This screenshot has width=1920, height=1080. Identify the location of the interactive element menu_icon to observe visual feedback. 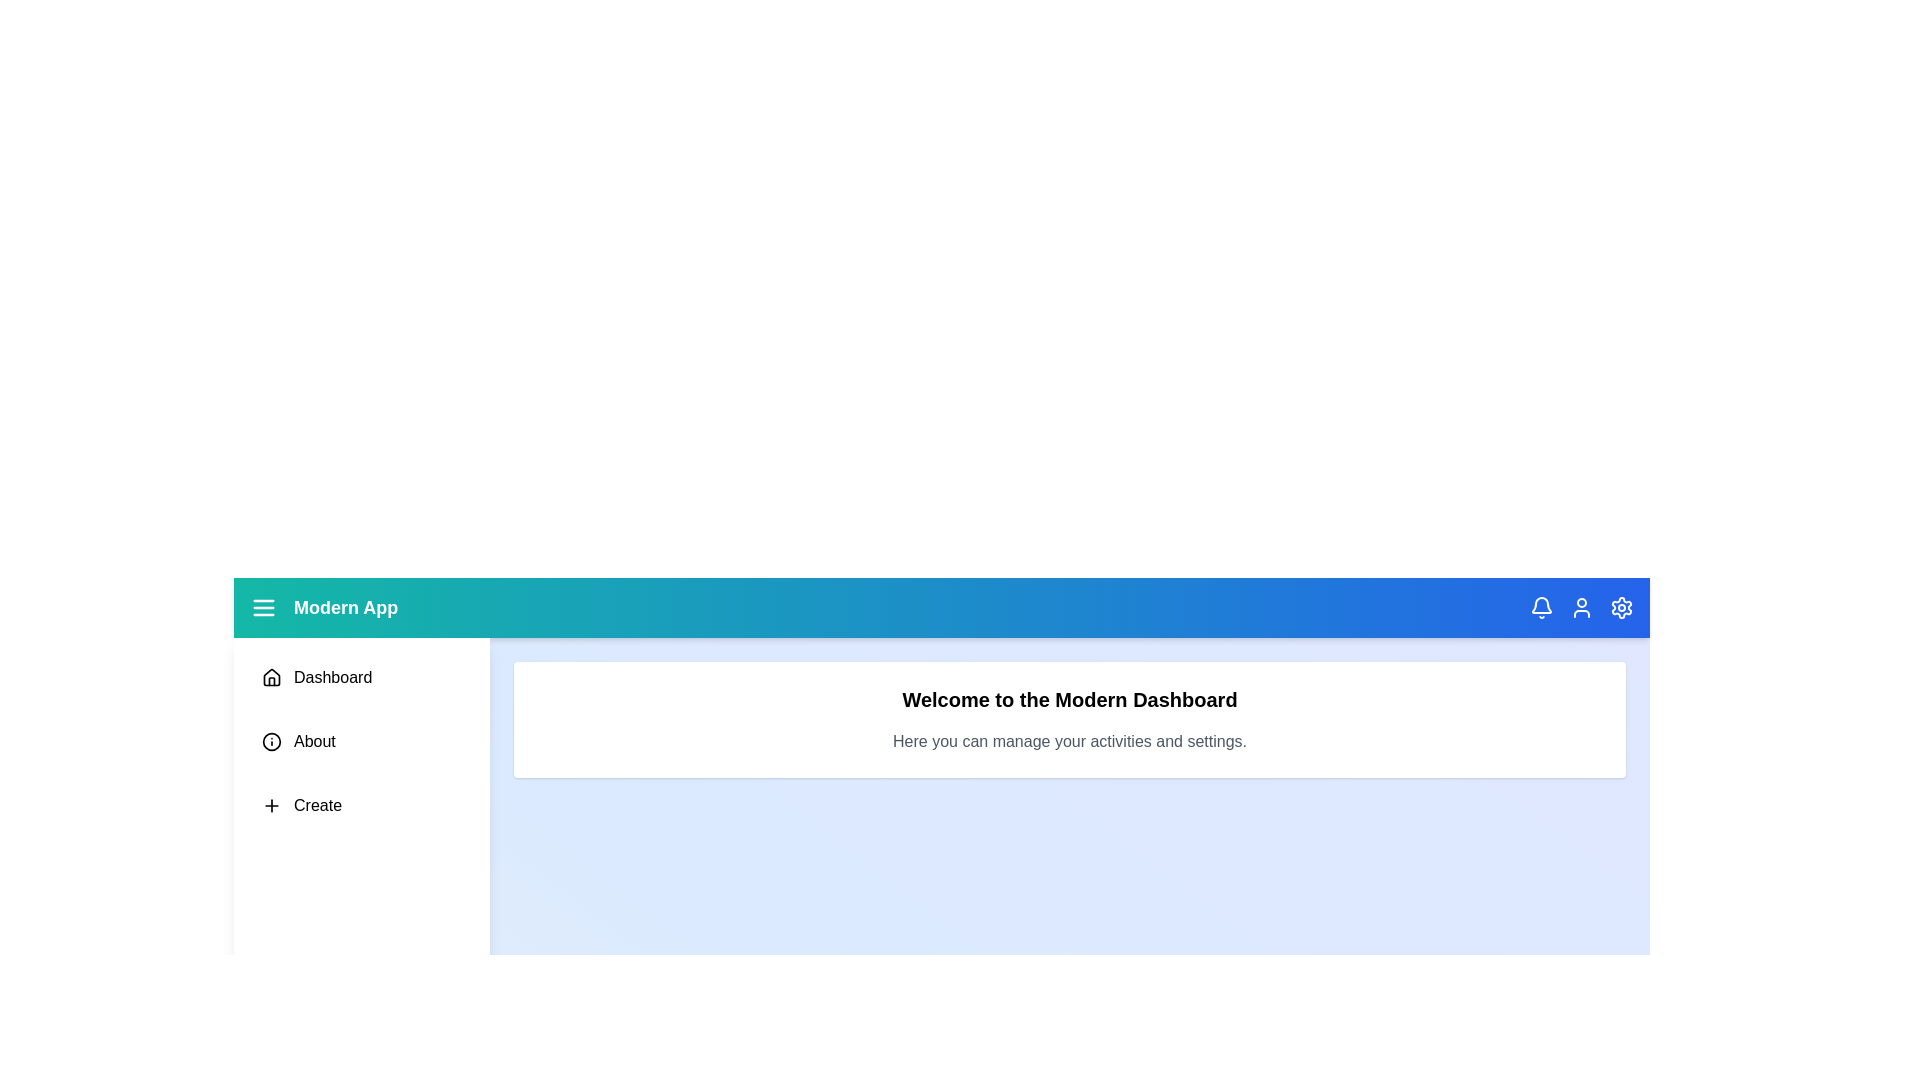
(263, 607).